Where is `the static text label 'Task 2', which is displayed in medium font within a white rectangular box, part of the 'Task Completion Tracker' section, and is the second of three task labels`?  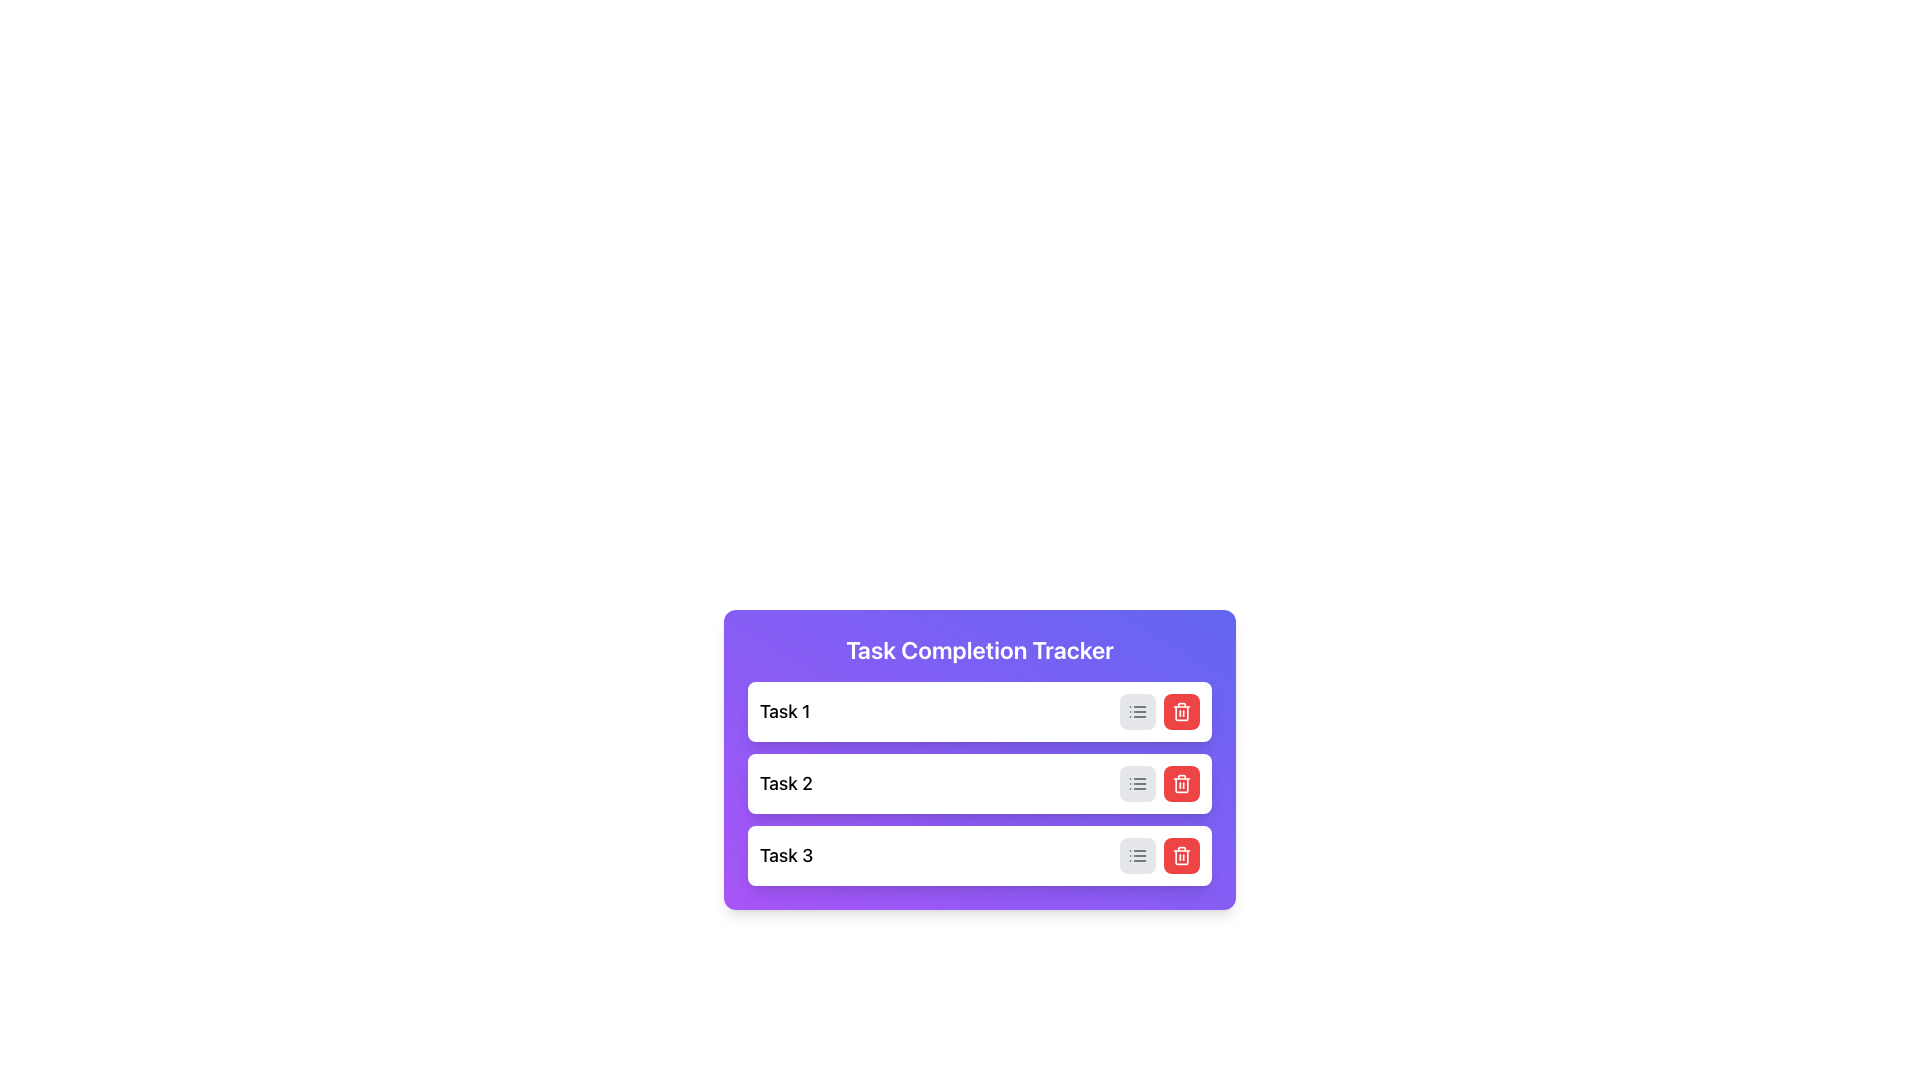
the static text label 'Task 2', which is displayed in medium font within a white rectangular box, part of the 'Task Completion Tracker' section, and is the second of three task labels is located at coordinates (785, 782).